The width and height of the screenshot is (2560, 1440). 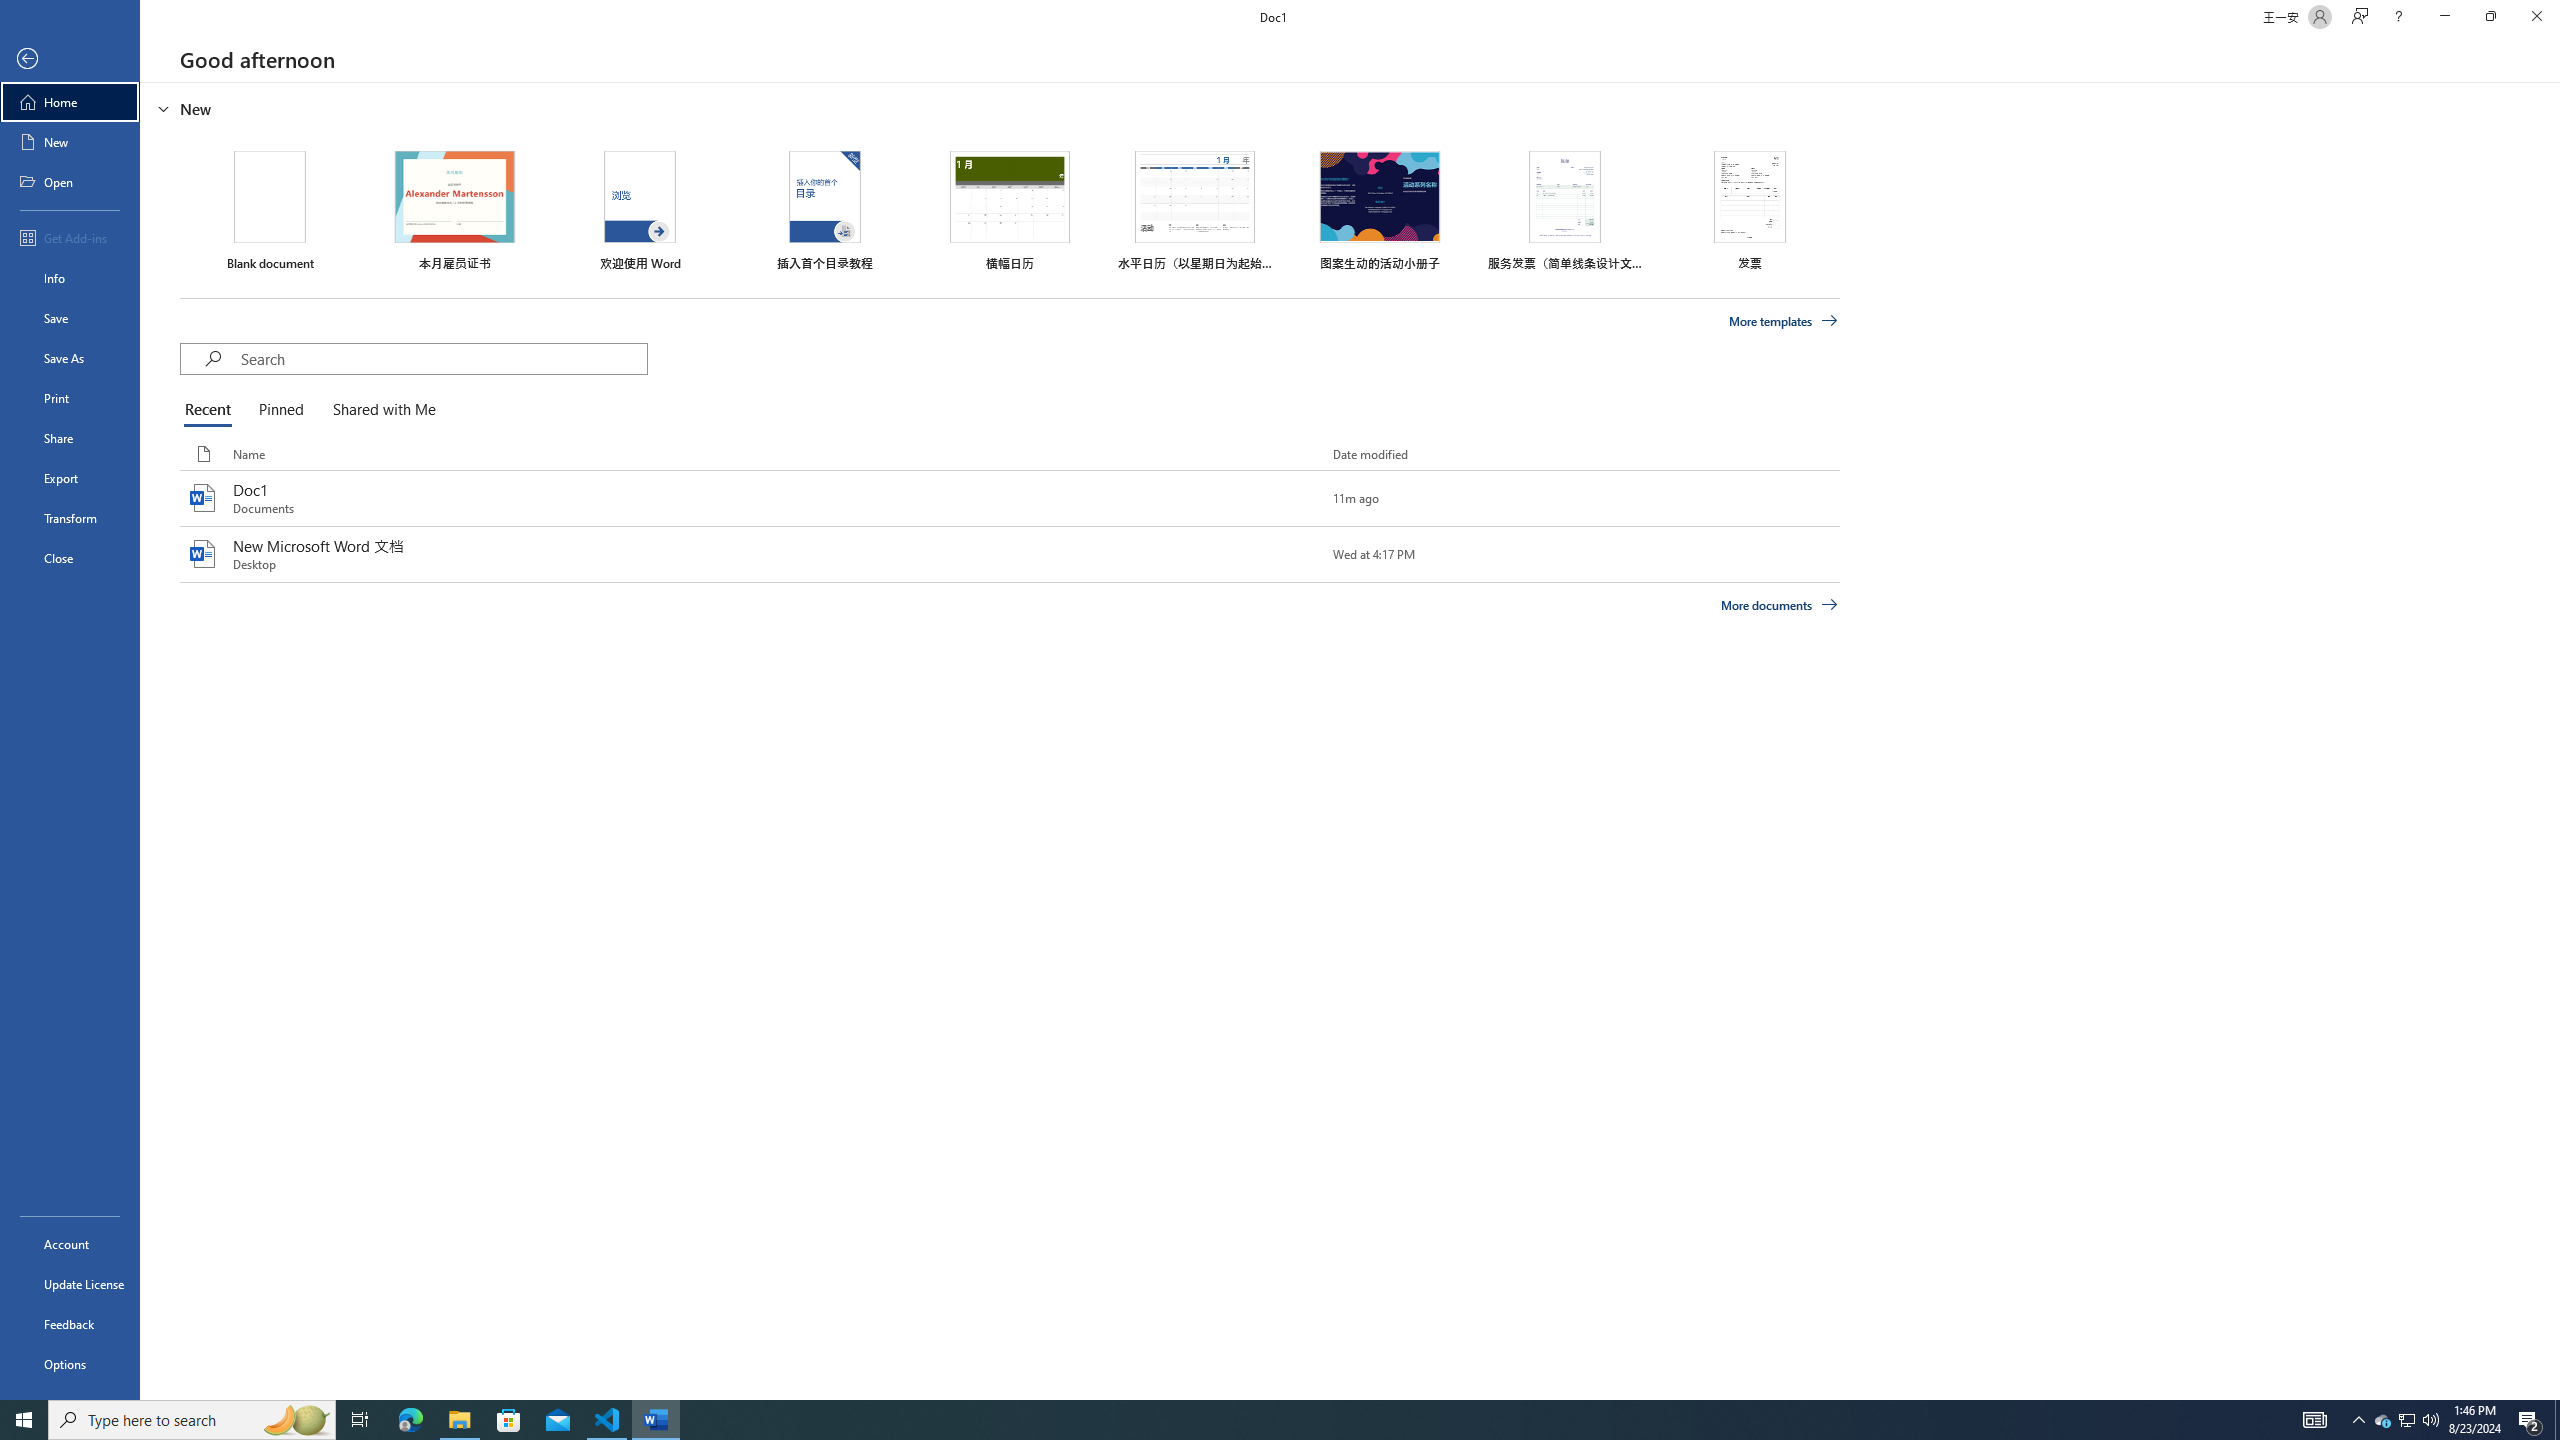 What do you see at coordinates (69, 356) in the screenshot?
I see `'Save As'` at bounding box center [69, 356].